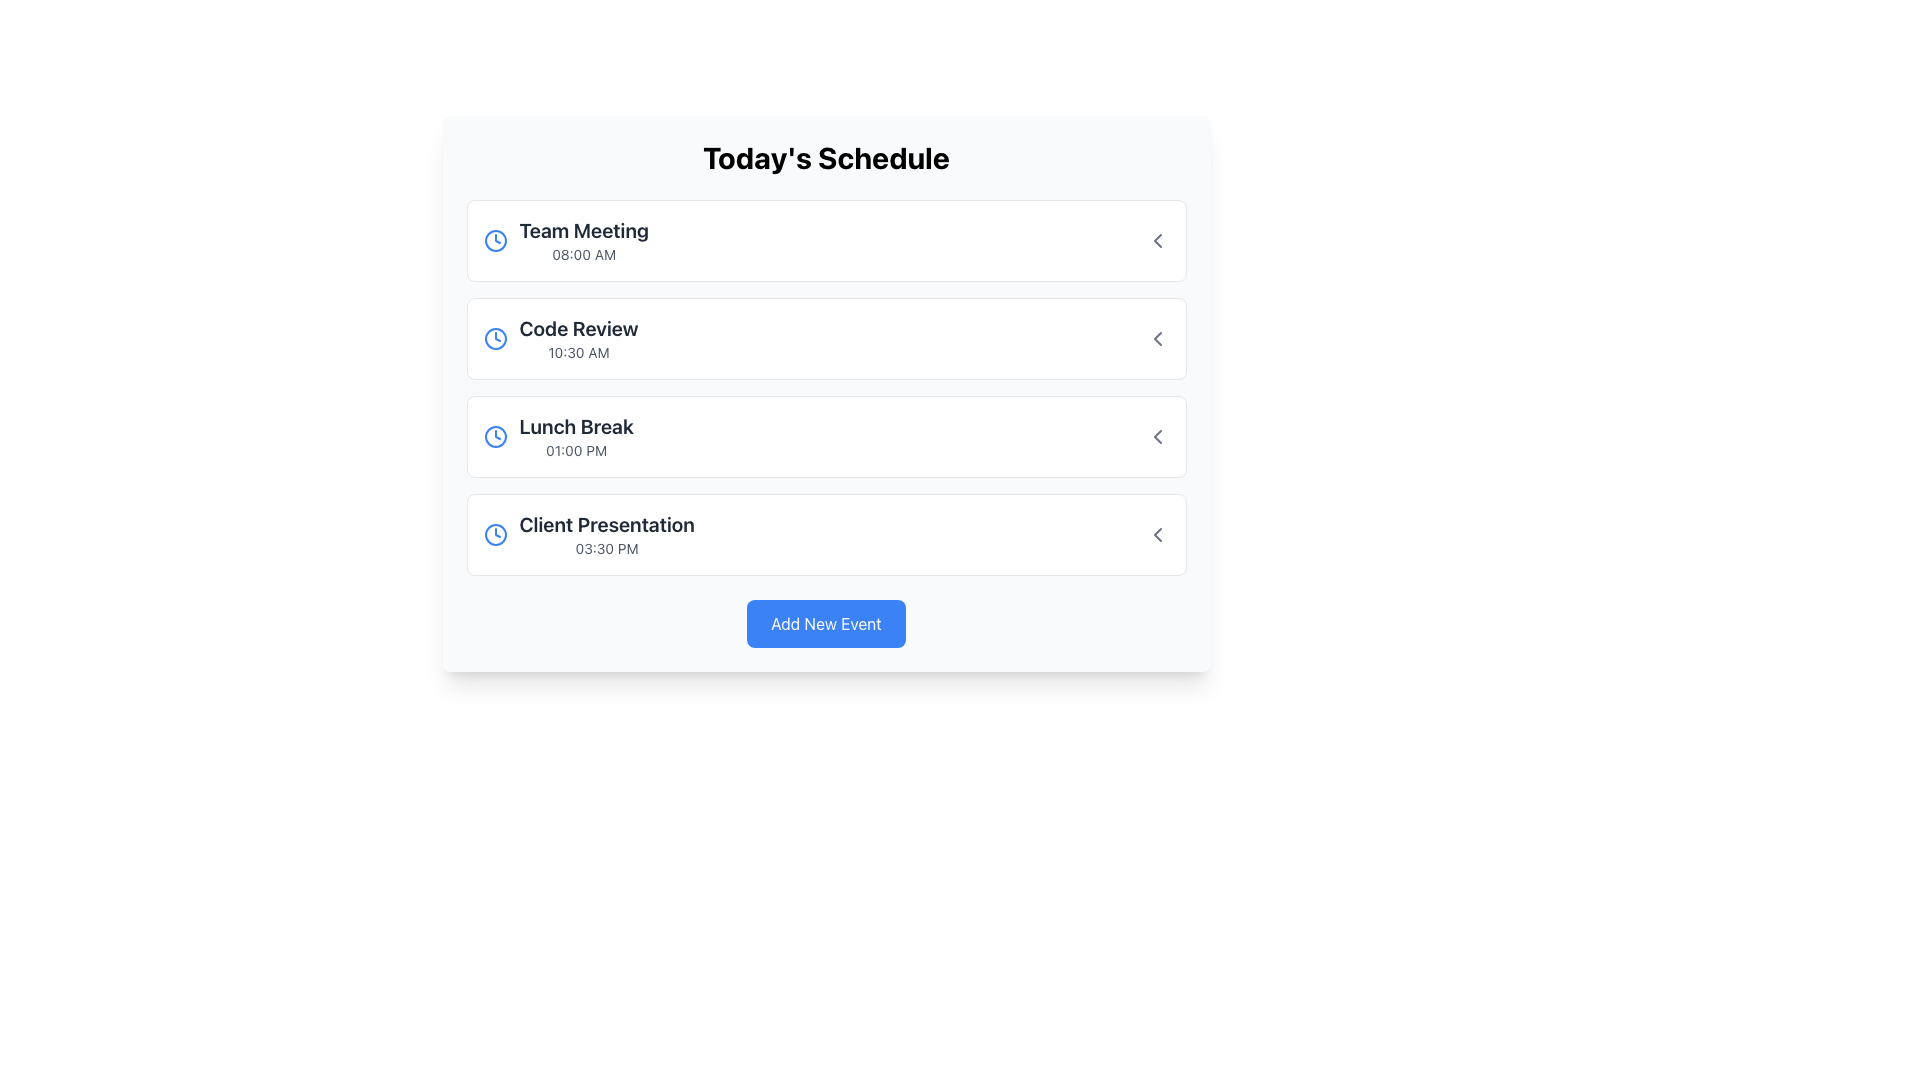 This screenshot has width=1920, height=1080. Describe the element at coordinates (1157, 338) in the screenshot. I see `the left-pointing chevron icon button located at the far-right side of the 'Code Review' entry` at that location.